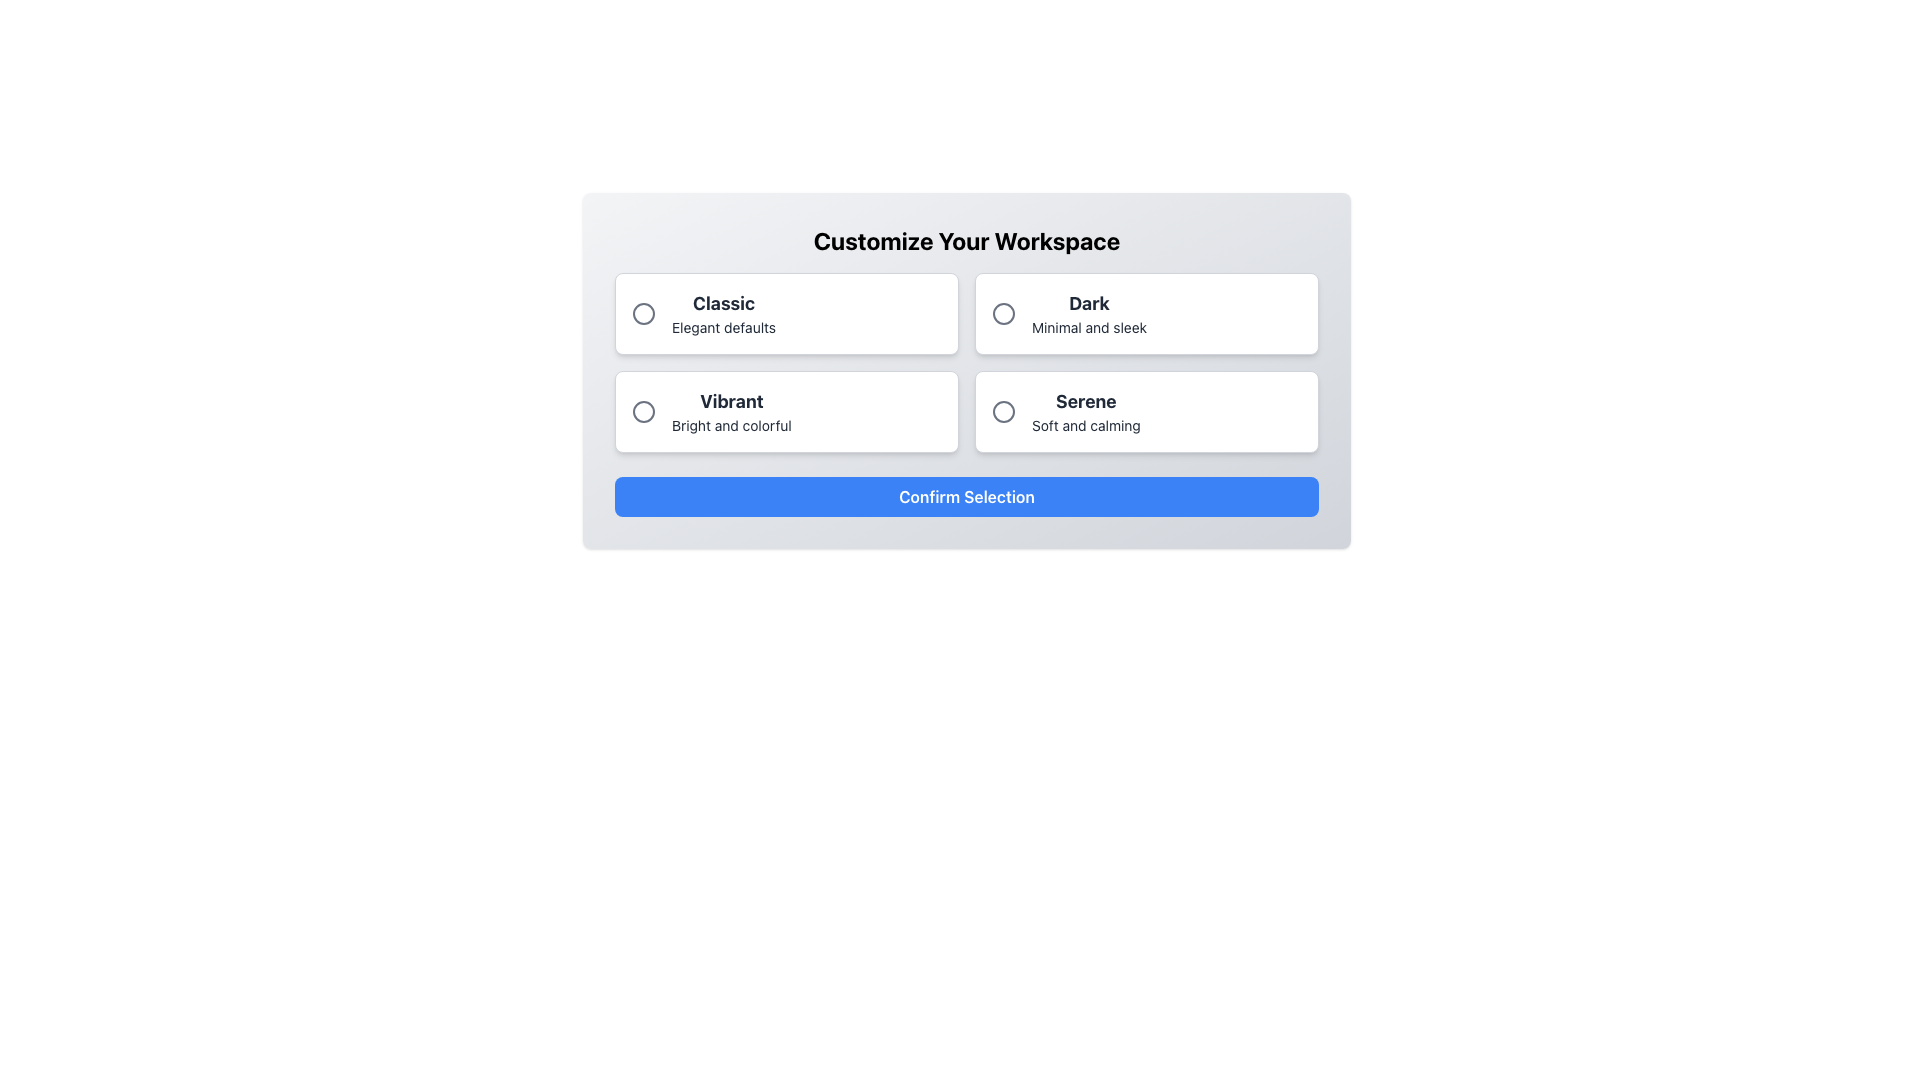  Describe the element at coordinates (730, 424) in the screenshot. I see `the descriptive text element providing supplementary information for the 'Vibrant' option in the workspace customization interface, located directly below the 'Vibrant' heading` at that location.